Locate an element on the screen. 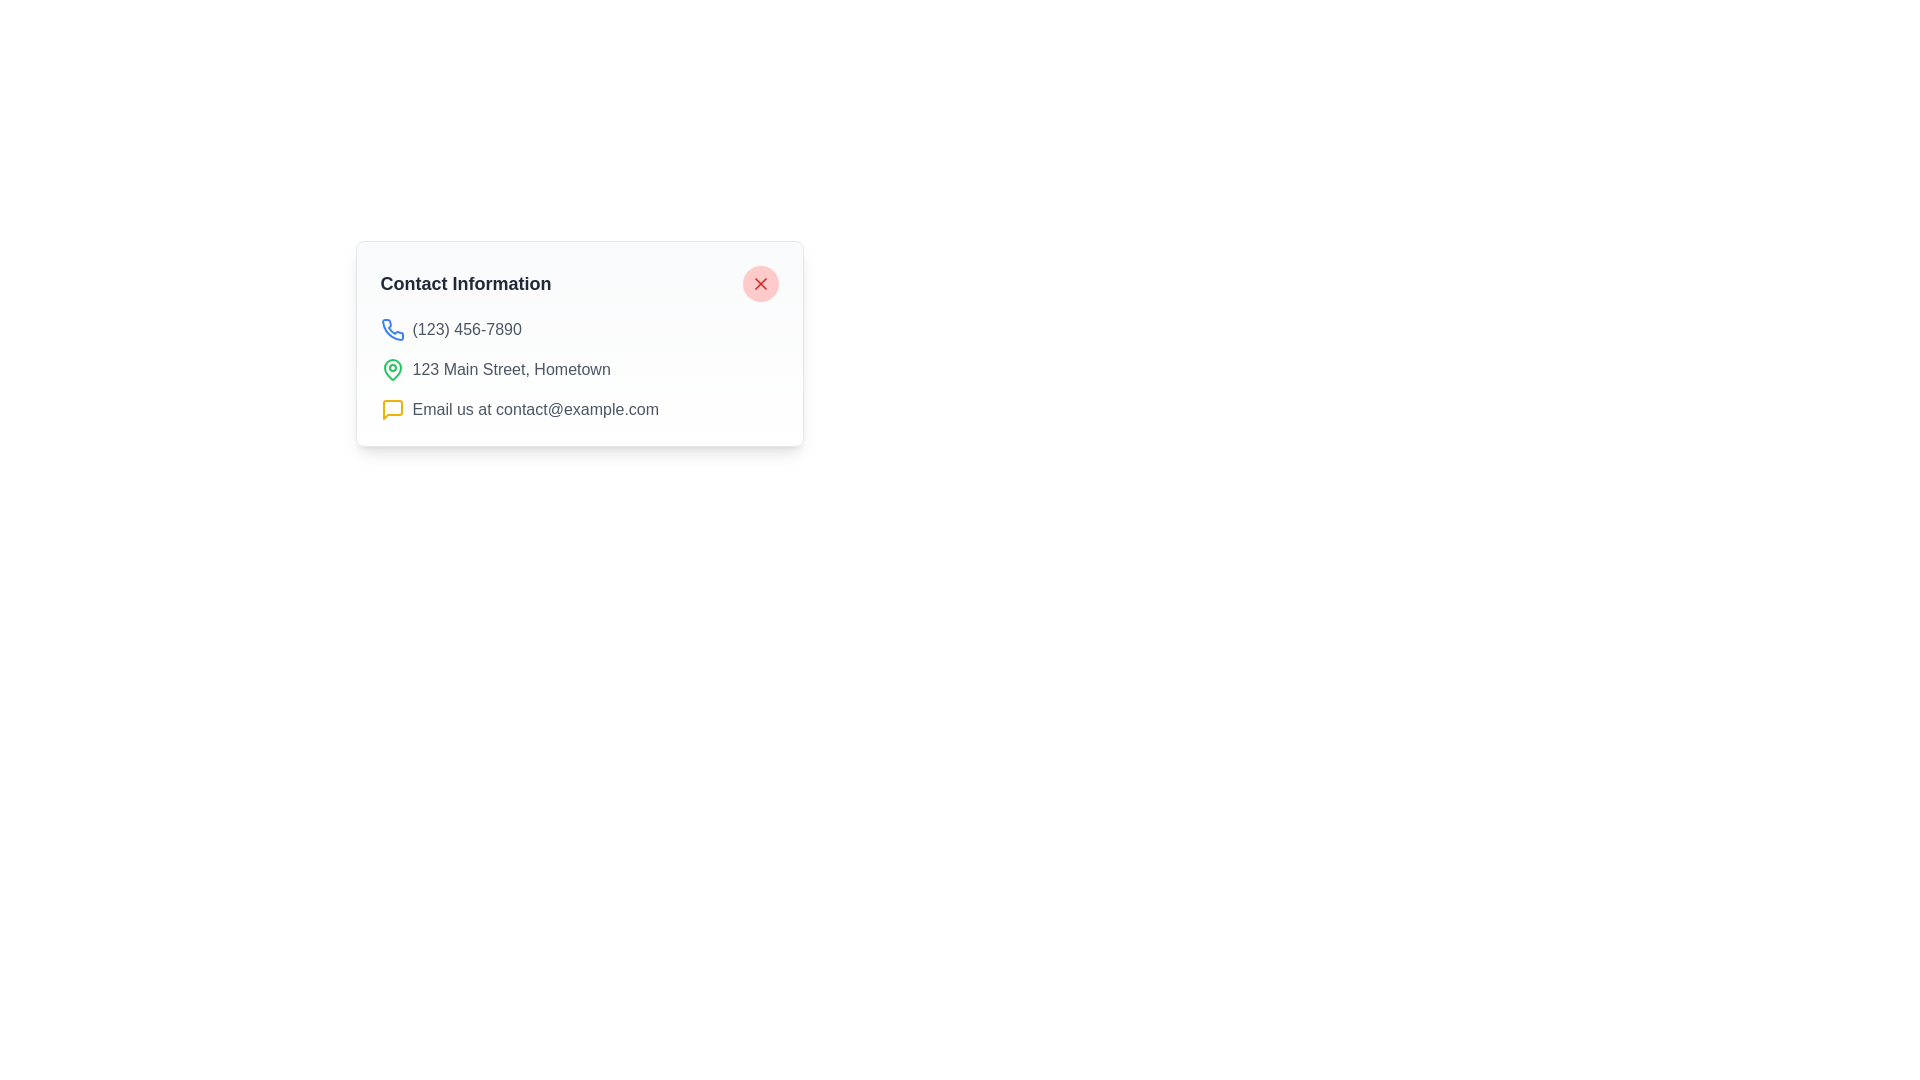  the email icon located within the contact information card, which serves as a visual indicator for the contact email section is located at coordinates (392, 408).